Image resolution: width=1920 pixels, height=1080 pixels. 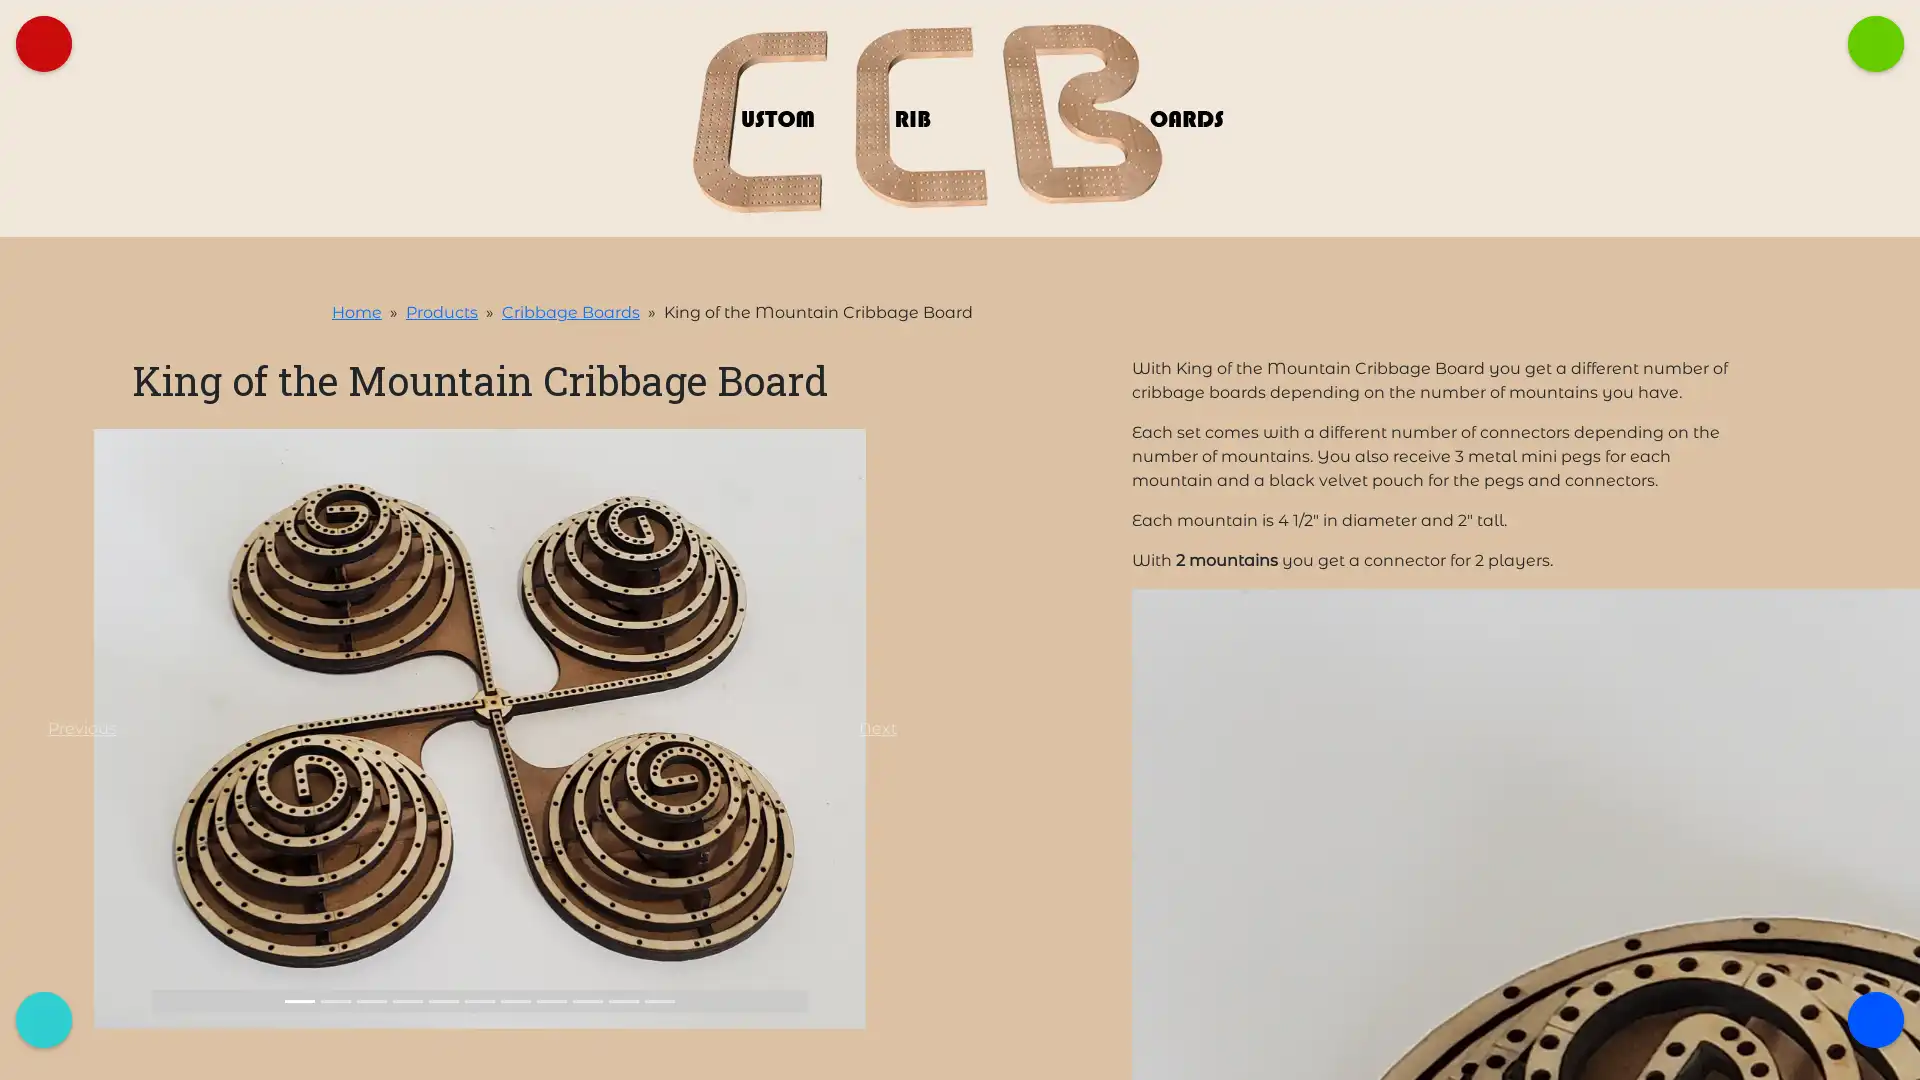 What do you see at coordinates (877, 729) in the screenshot?
I see `Next` at bounding box center [877, 729].